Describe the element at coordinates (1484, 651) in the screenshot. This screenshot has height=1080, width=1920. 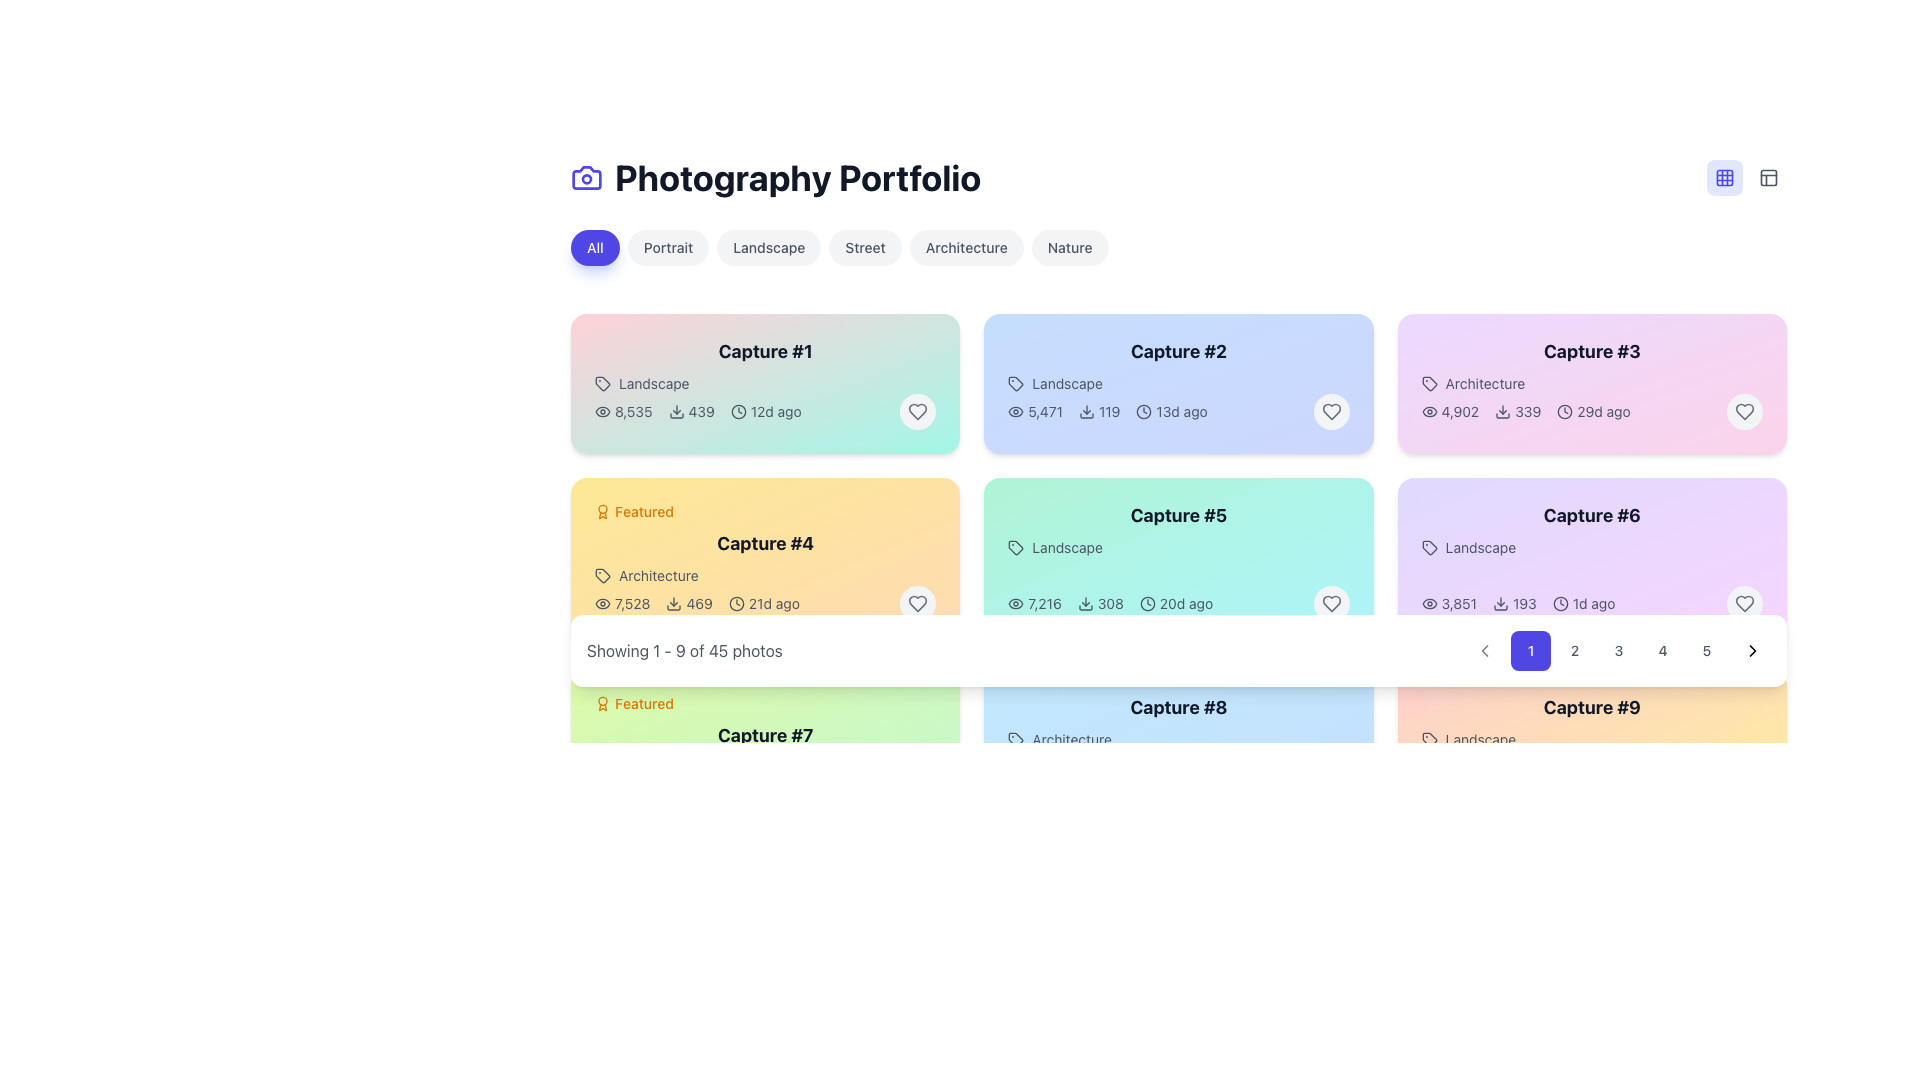
I see `the button with an embedded icon located in the pagination section, which is positioned to the immediate left of the '1' button` at that location.